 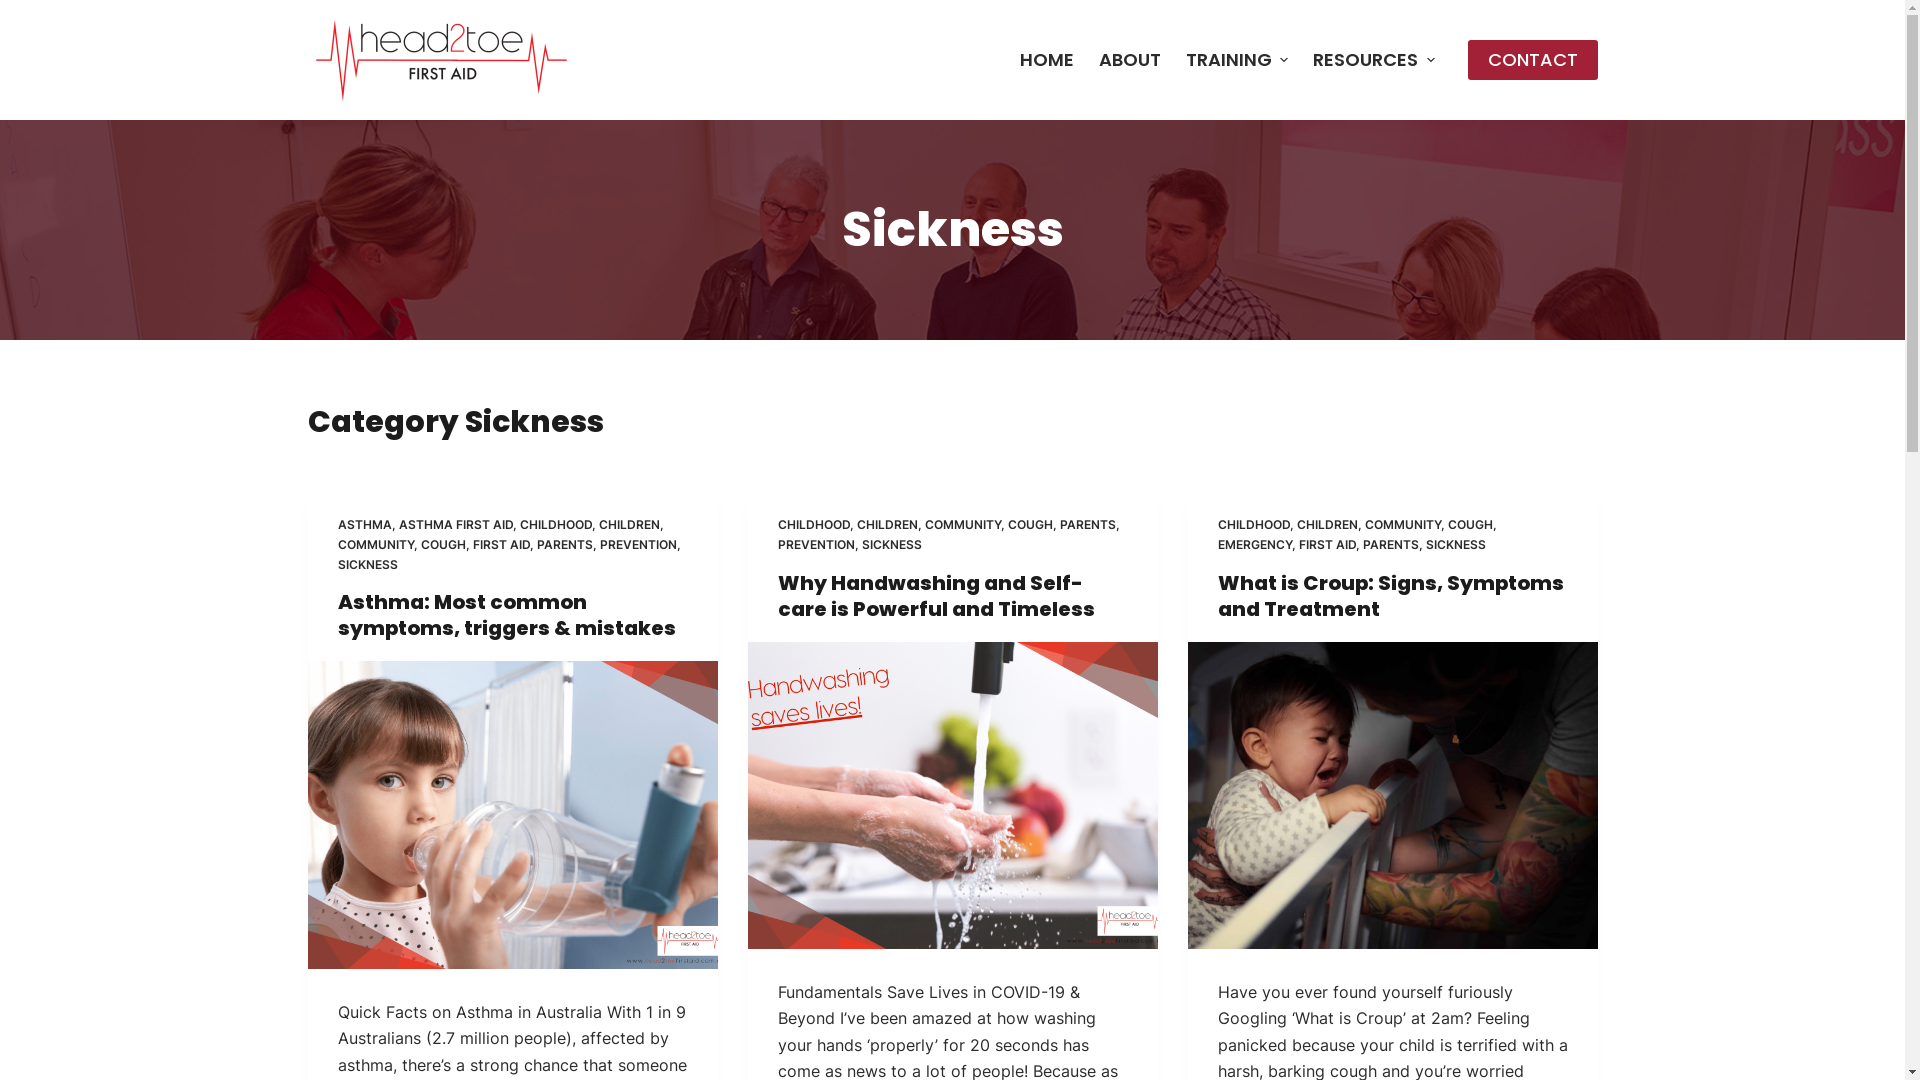 What do you see at coordinates (375, 544) in the screenshot?
I see `'COMMUNITY'` at bounding box center [375, 544].